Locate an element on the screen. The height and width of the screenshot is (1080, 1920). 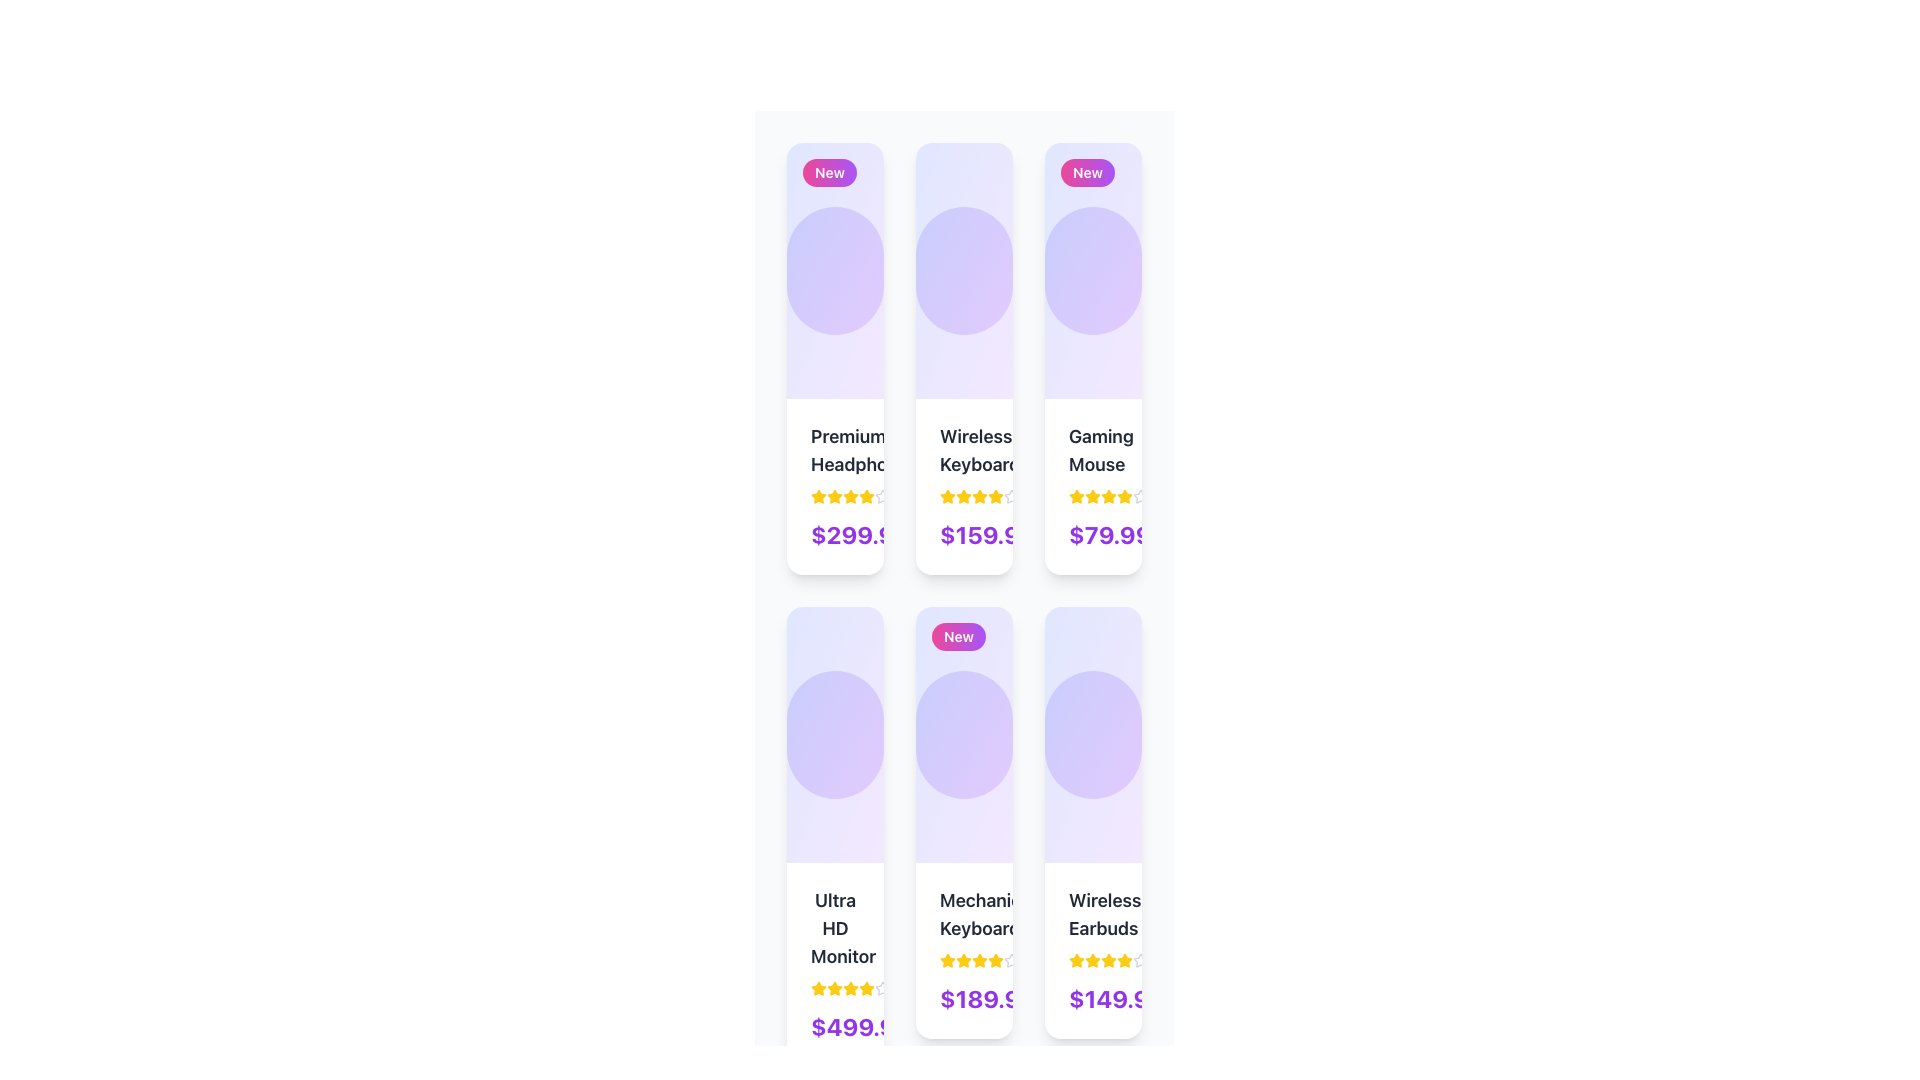
the yellow star icon in the rating UI component located within the third product card in the top row is located at coordinates (1075, 495).